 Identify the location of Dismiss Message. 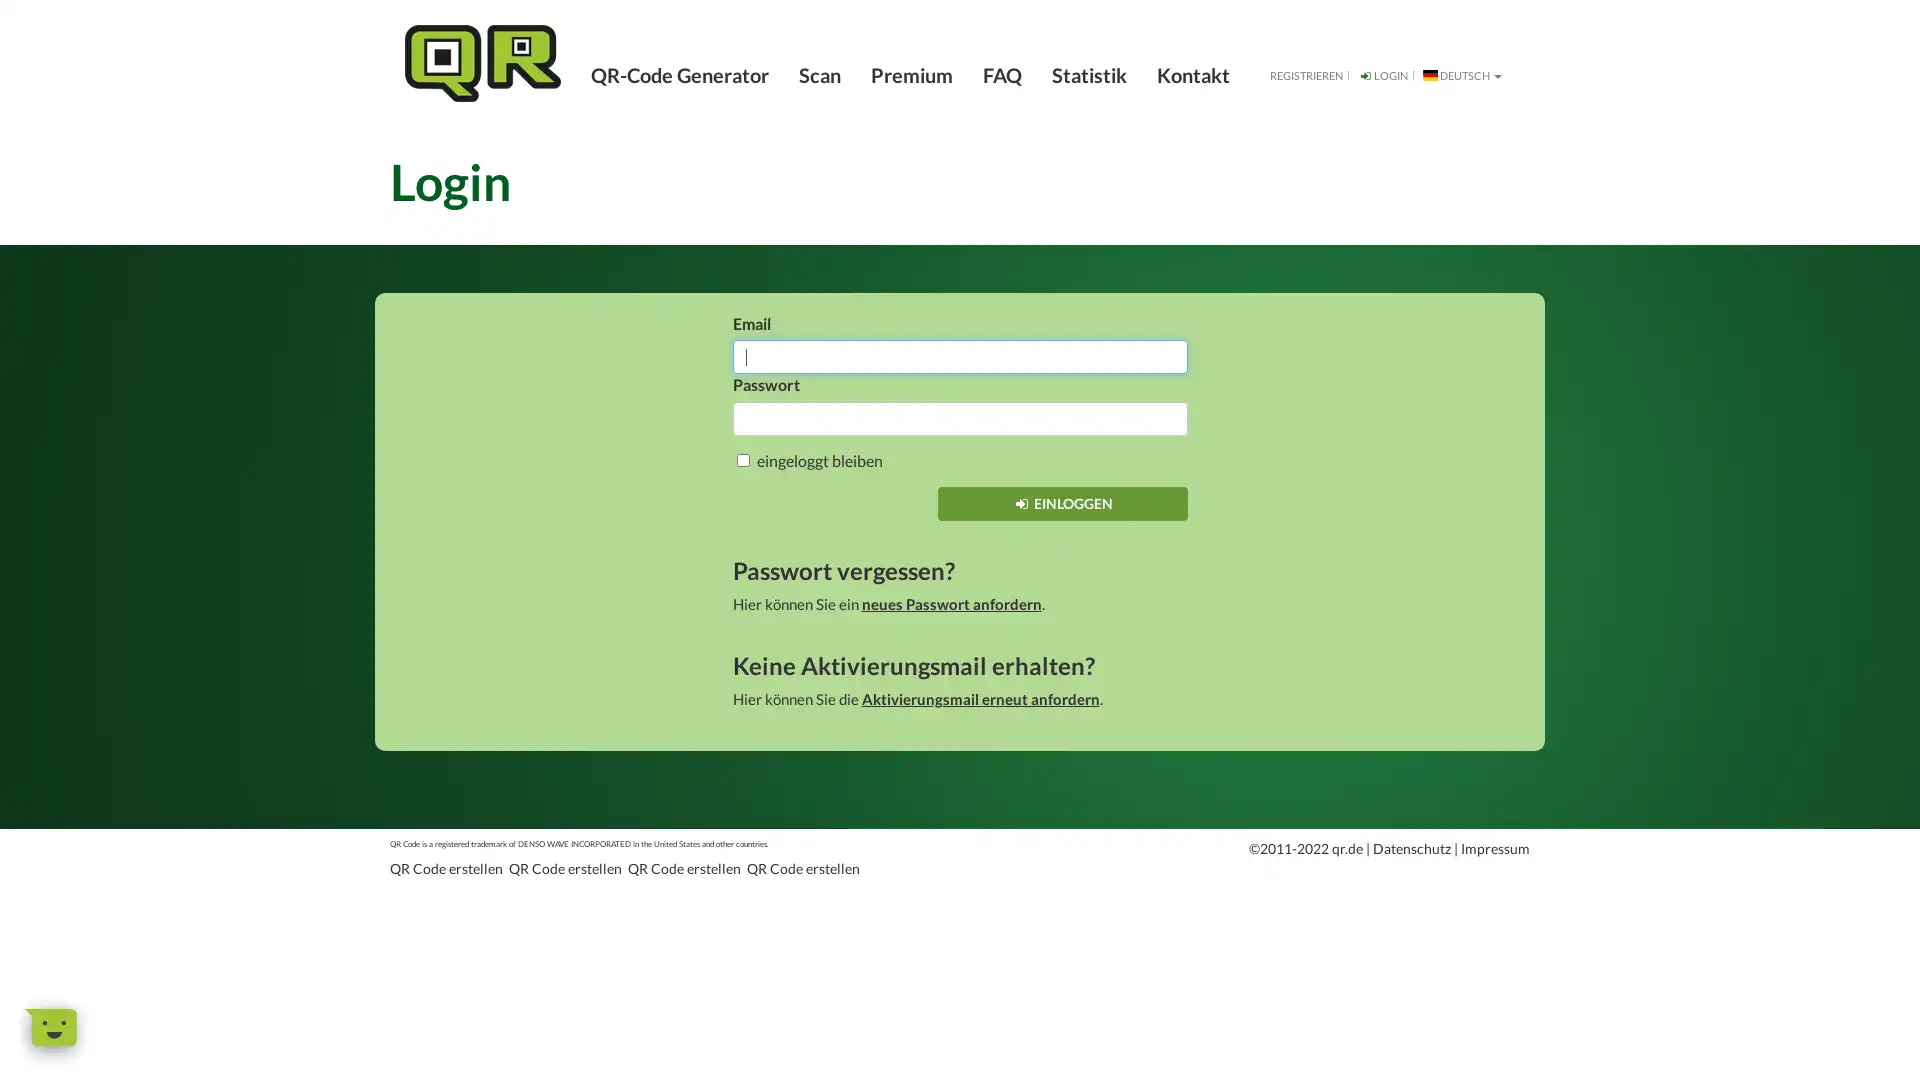
(279, 1017).